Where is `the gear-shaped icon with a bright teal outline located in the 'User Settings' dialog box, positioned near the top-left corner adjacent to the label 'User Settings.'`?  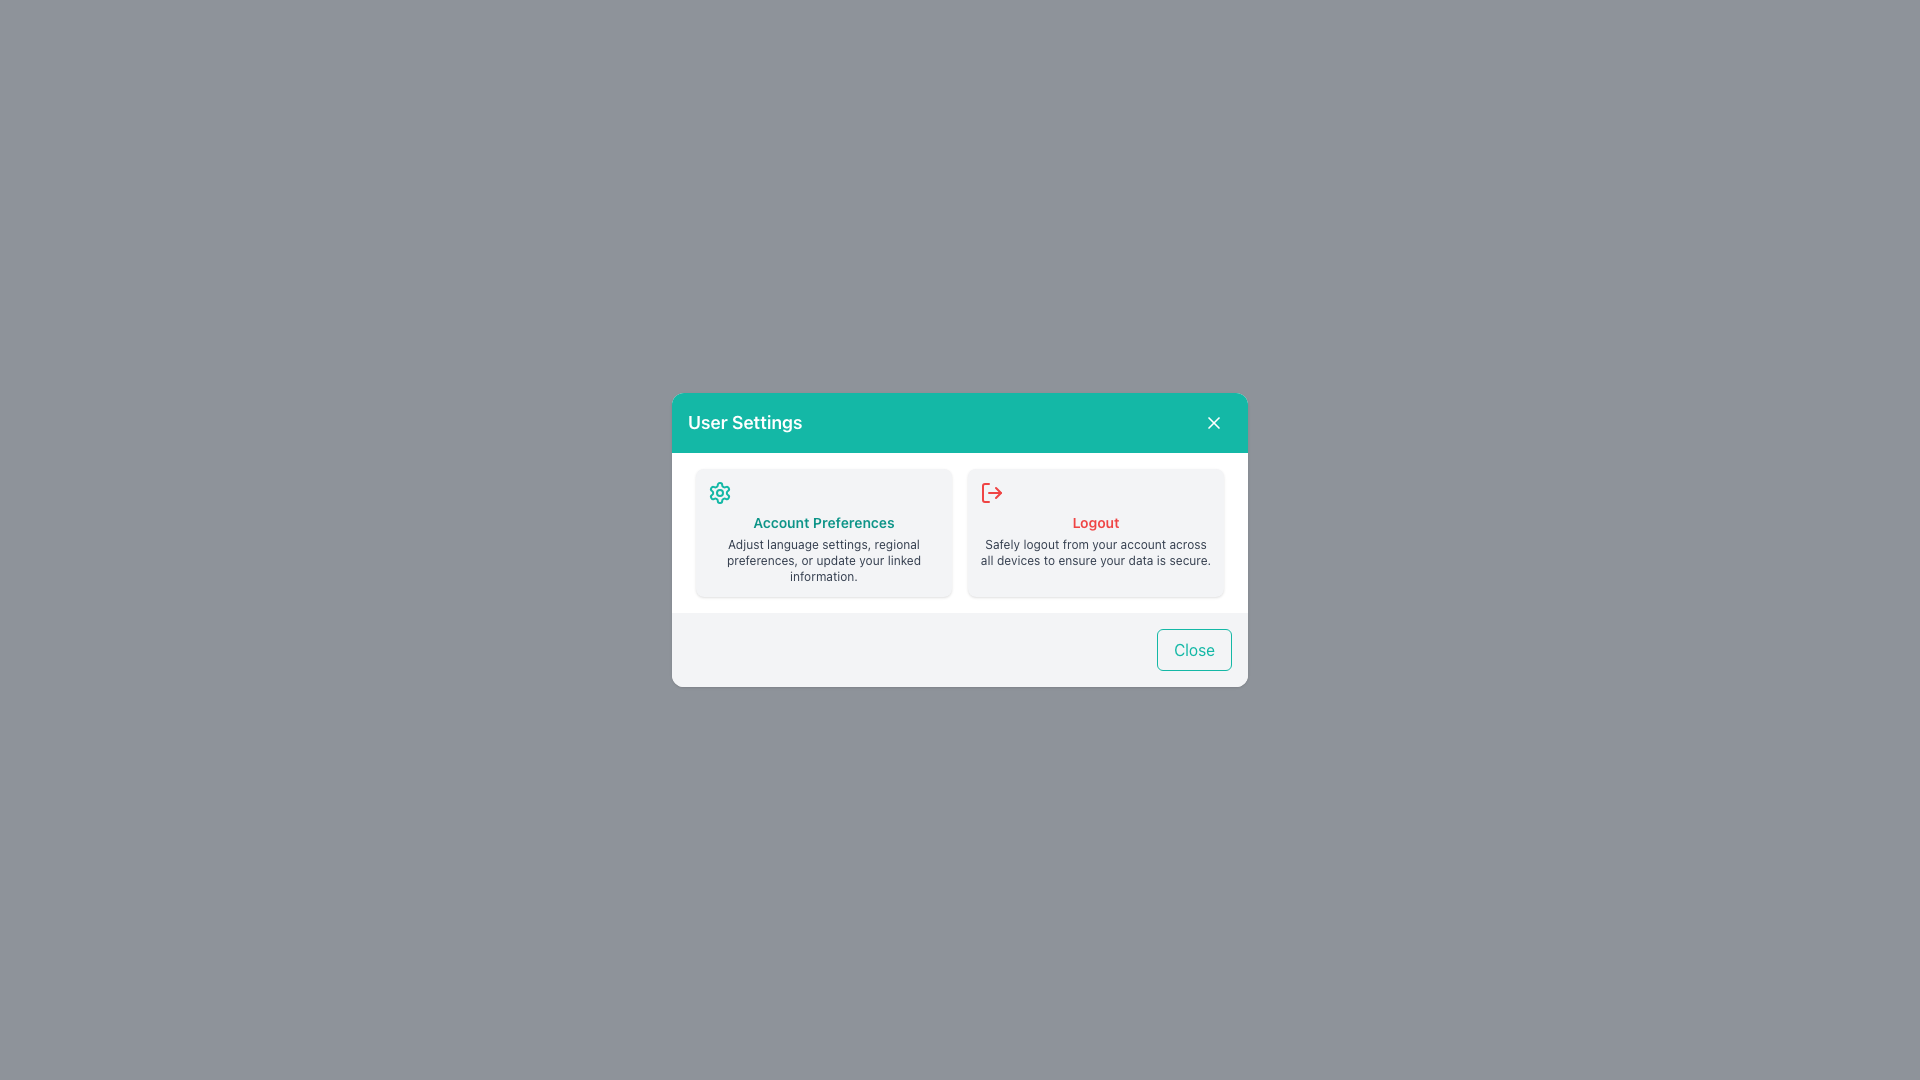
the gear-shaped icon with a bright teal outline located in the 'User Settings' dialog box, positioned near the top-left corner adjacent to the label 'User Settings.' is located at coordinates (720, 493).